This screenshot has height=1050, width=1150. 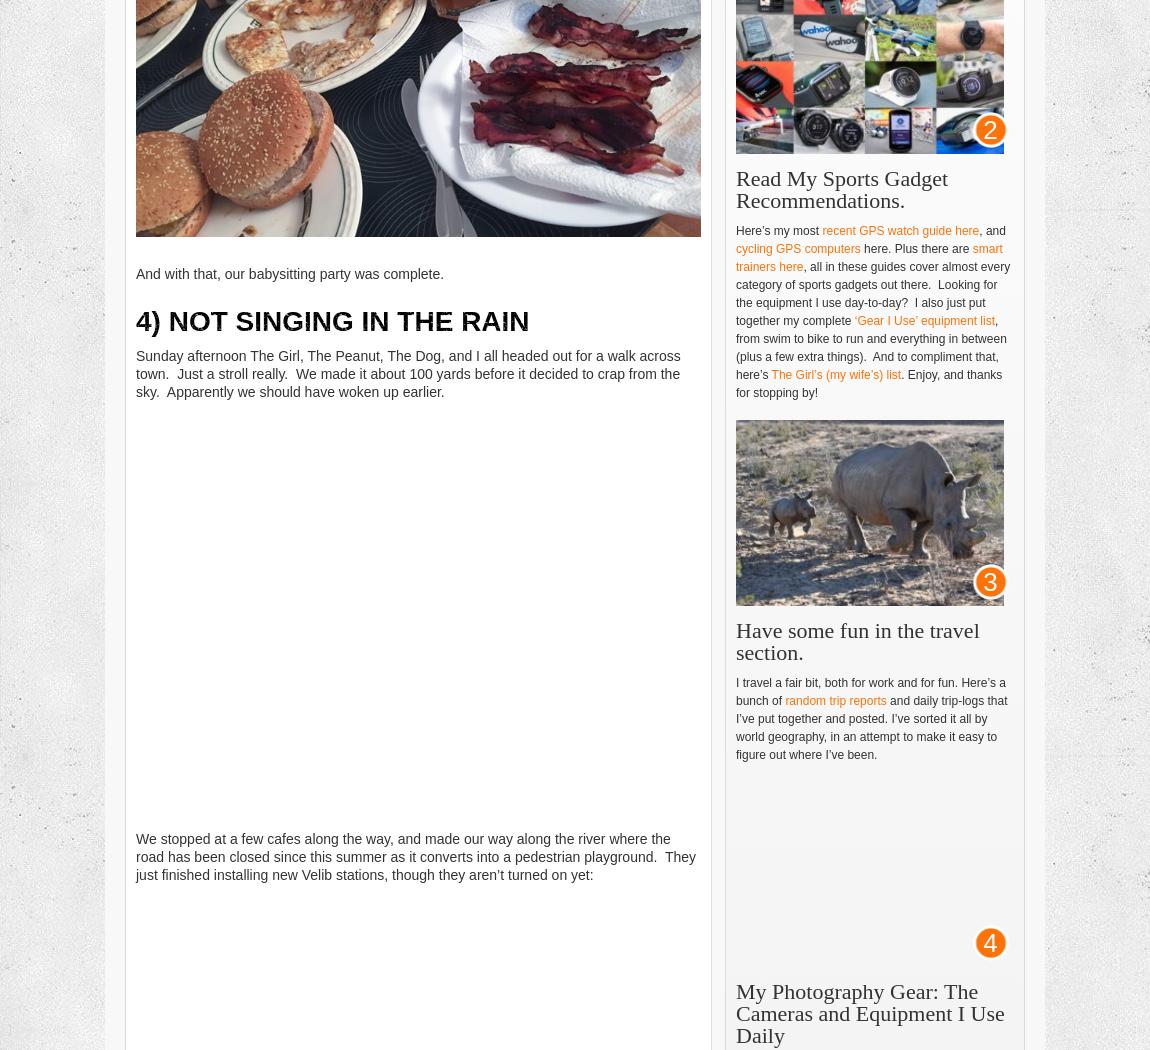 I want to click on '‘Gear I Use’ equipment list', so click(x=924, y=320).